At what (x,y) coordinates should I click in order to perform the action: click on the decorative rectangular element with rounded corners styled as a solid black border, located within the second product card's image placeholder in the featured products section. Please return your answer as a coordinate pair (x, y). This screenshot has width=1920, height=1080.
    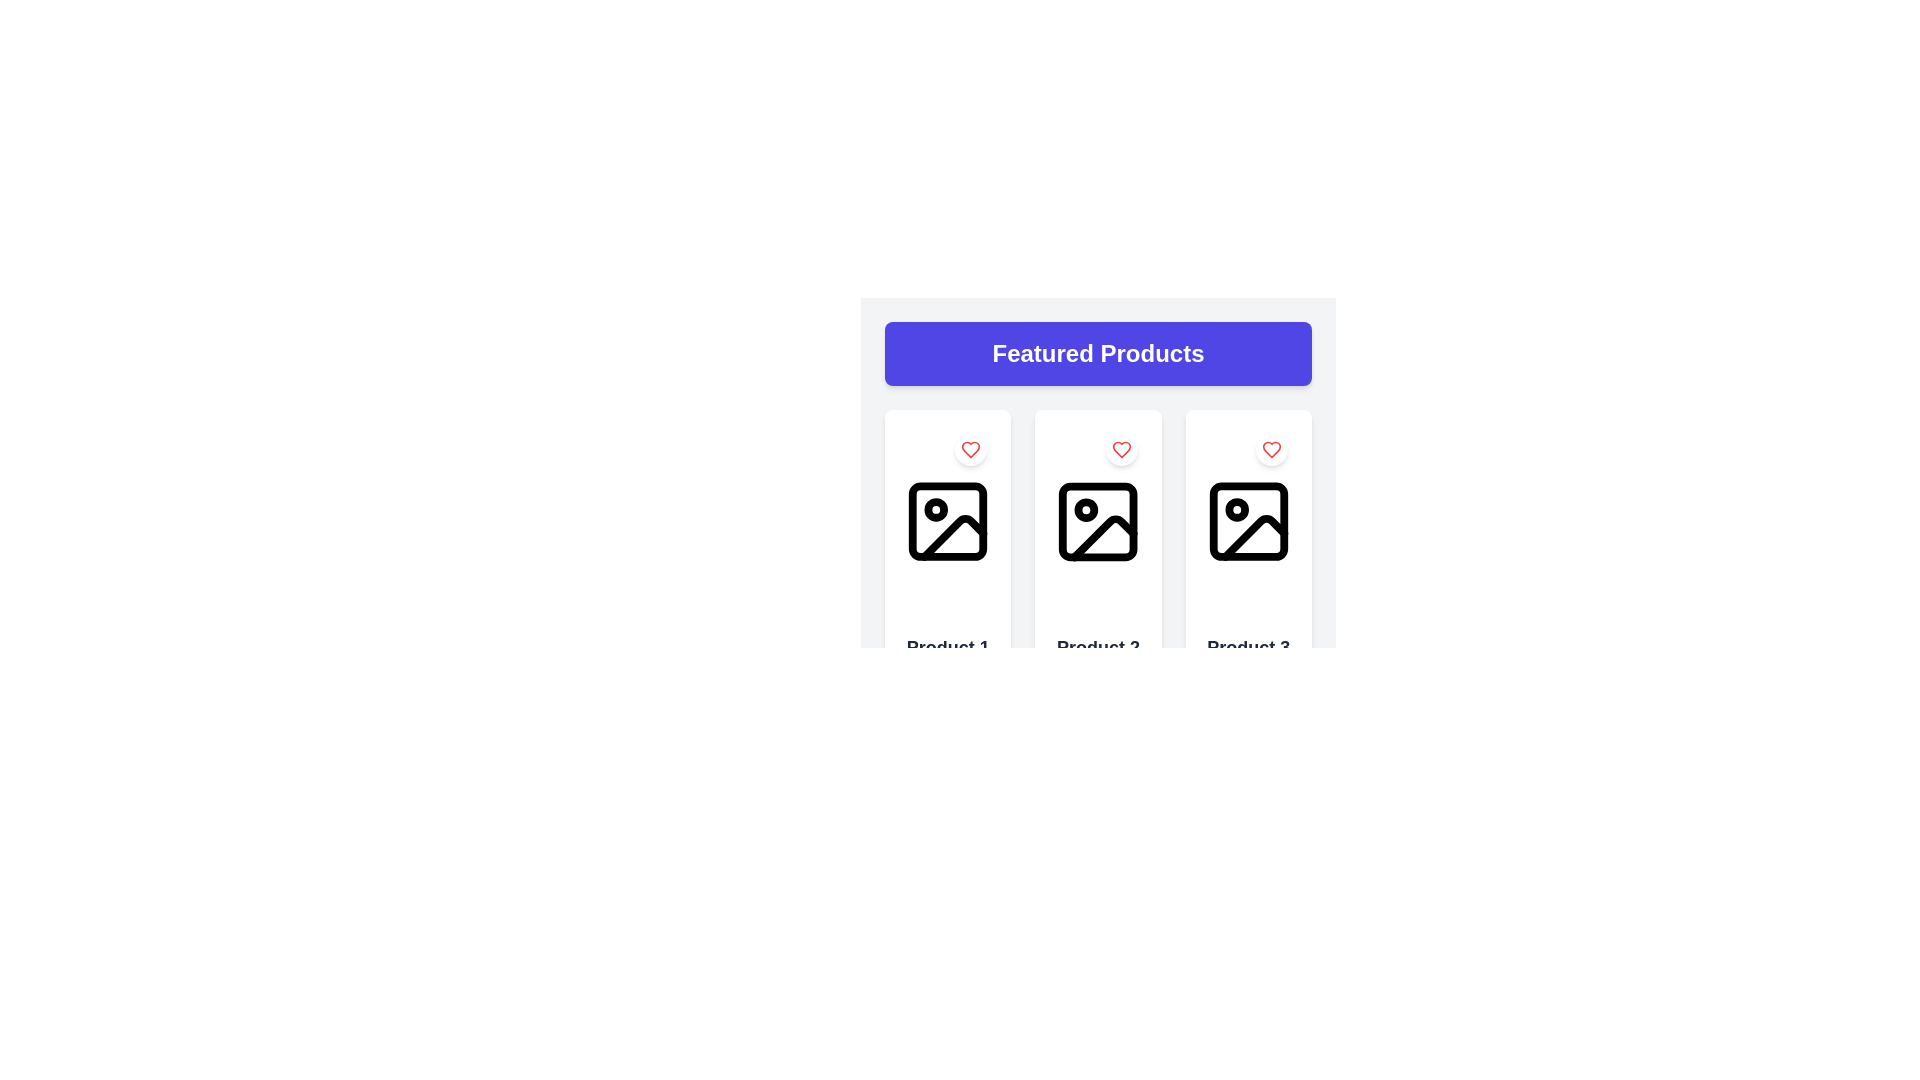
    Looking at the image, I should click on (1097, 520).